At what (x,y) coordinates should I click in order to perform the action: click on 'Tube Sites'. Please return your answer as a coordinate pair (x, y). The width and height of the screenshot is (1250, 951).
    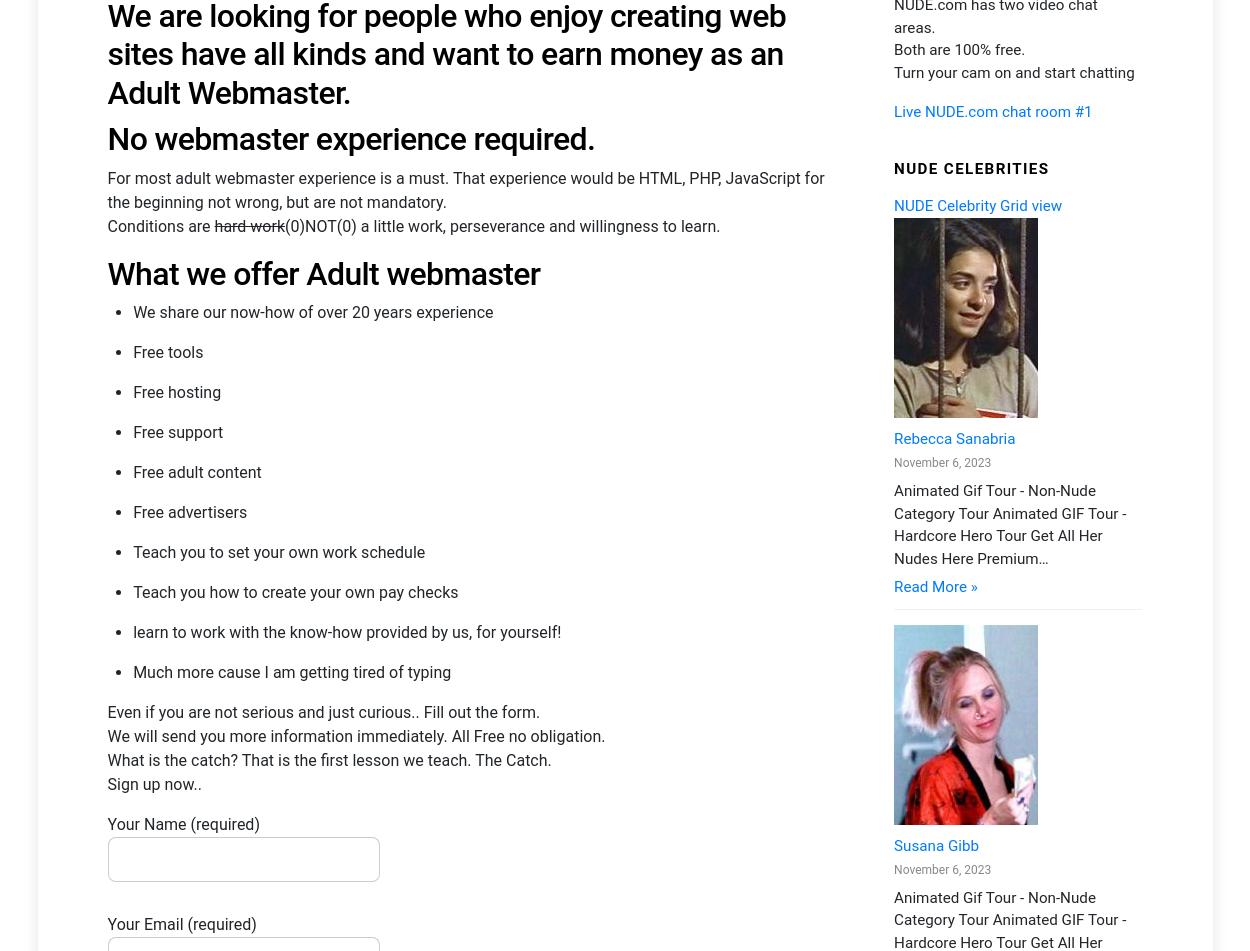
    Looking at the image, I should click on (1022, 488).